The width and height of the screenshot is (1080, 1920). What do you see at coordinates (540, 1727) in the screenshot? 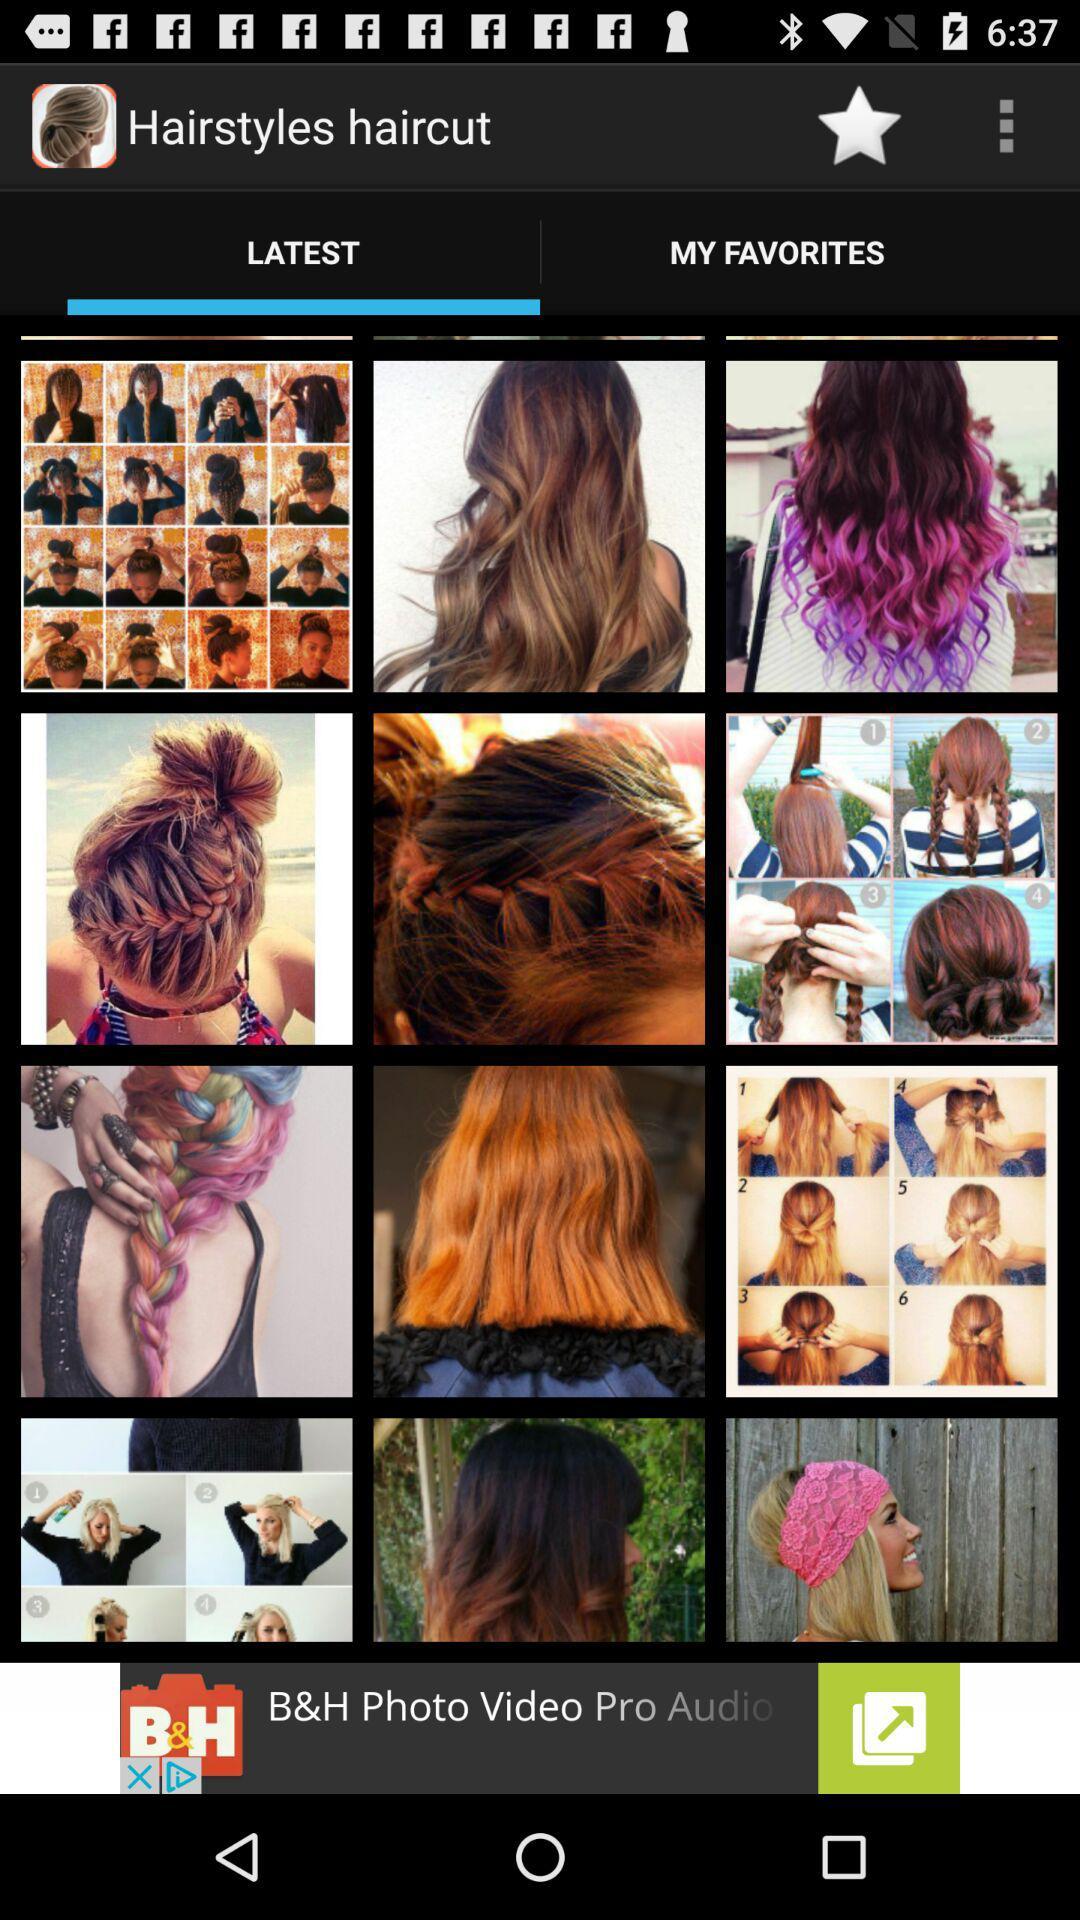
I see `b h photo video` at bounding box center [540, 1727].